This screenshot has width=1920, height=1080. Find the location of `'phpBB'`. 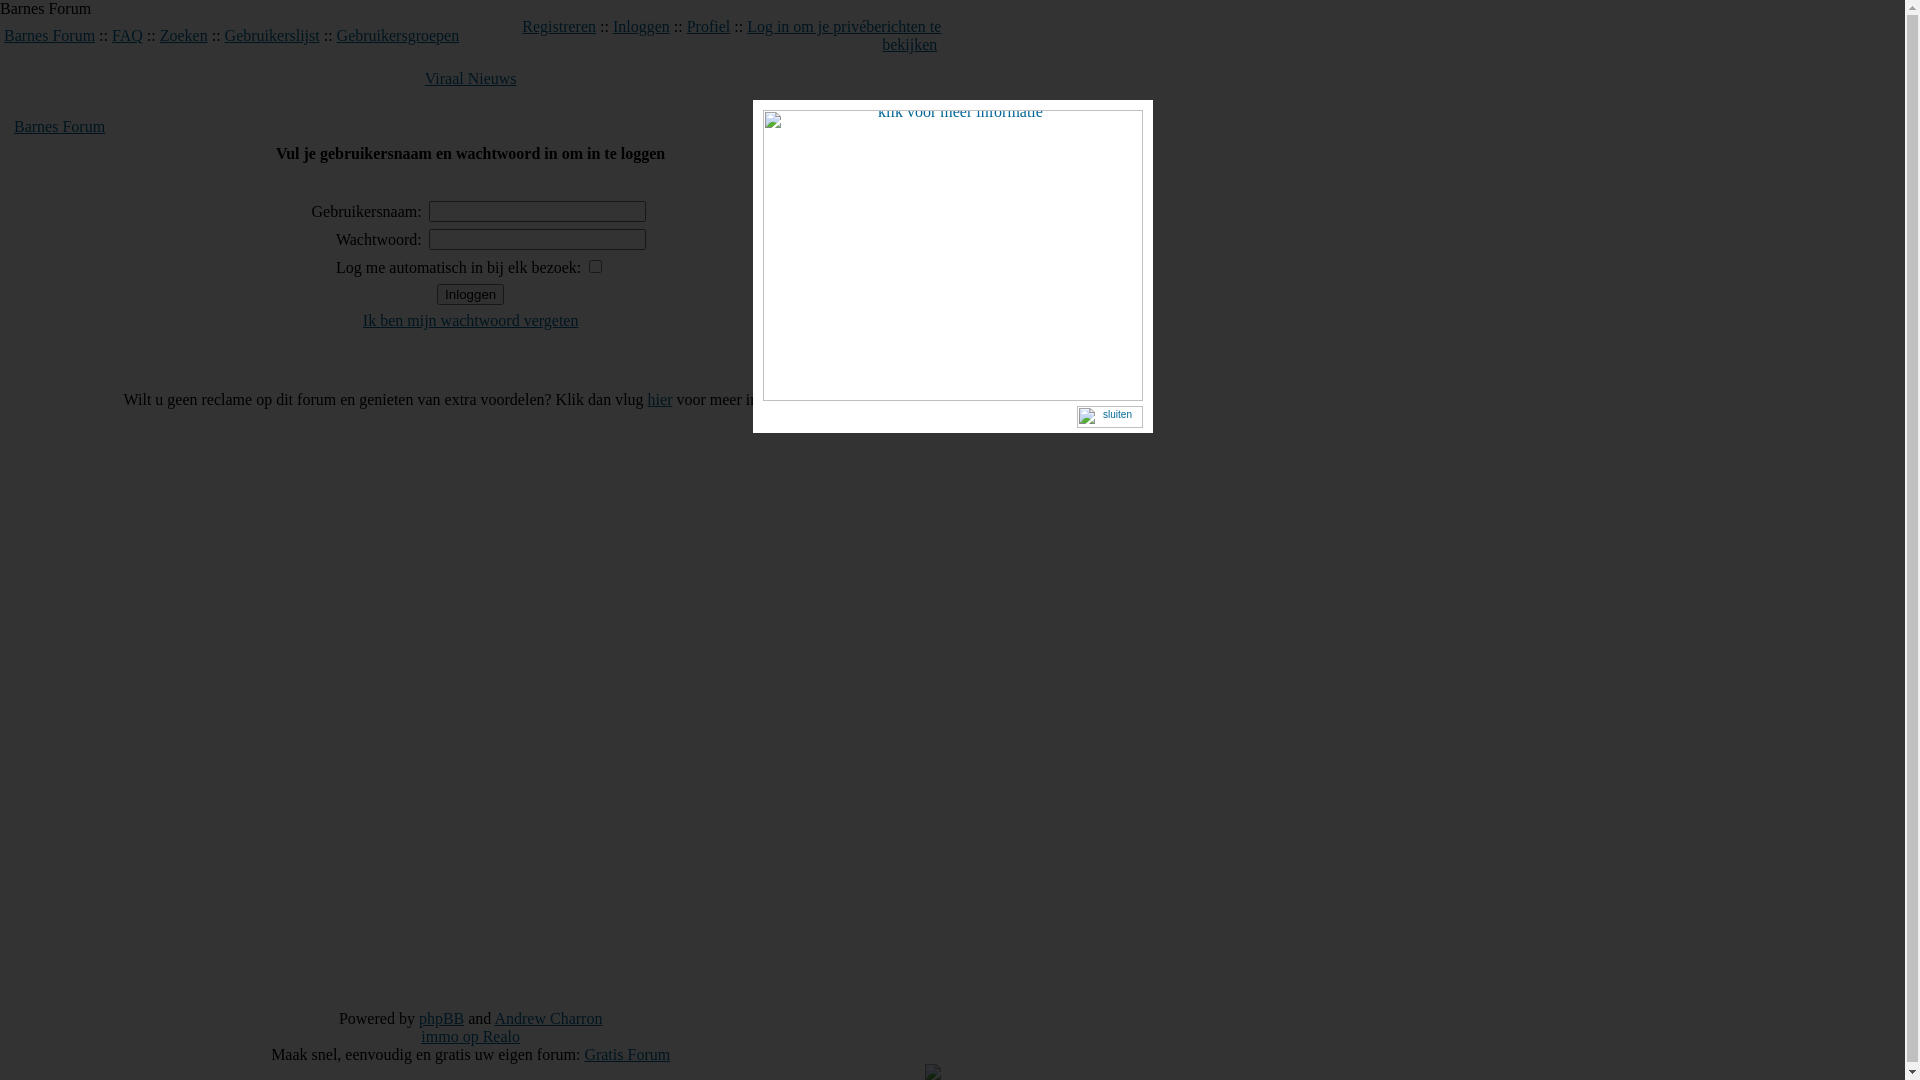

'phpBB' is located at coordinates (440, 1018).